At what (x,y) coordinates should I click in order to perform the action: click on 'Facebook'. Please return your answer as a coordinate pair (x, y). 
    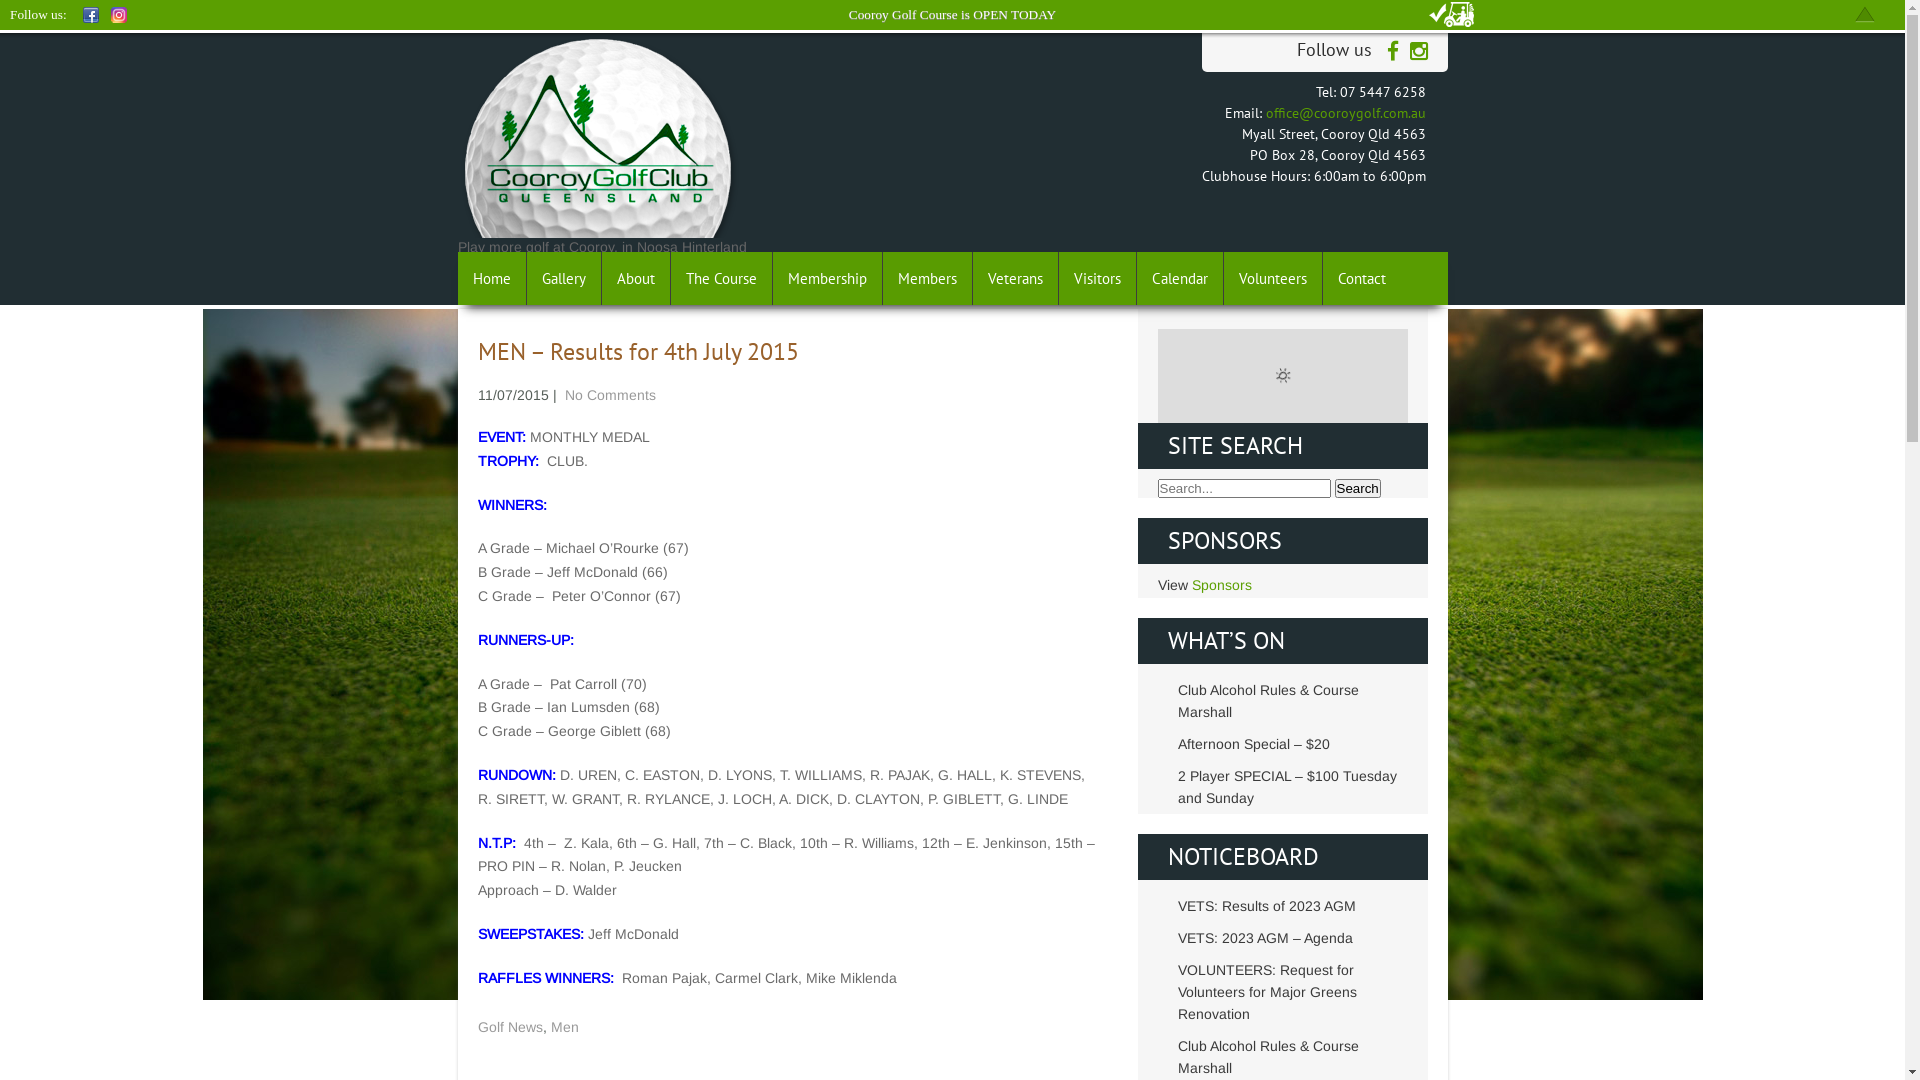
    Looking at the image, I should click on (90, 15).